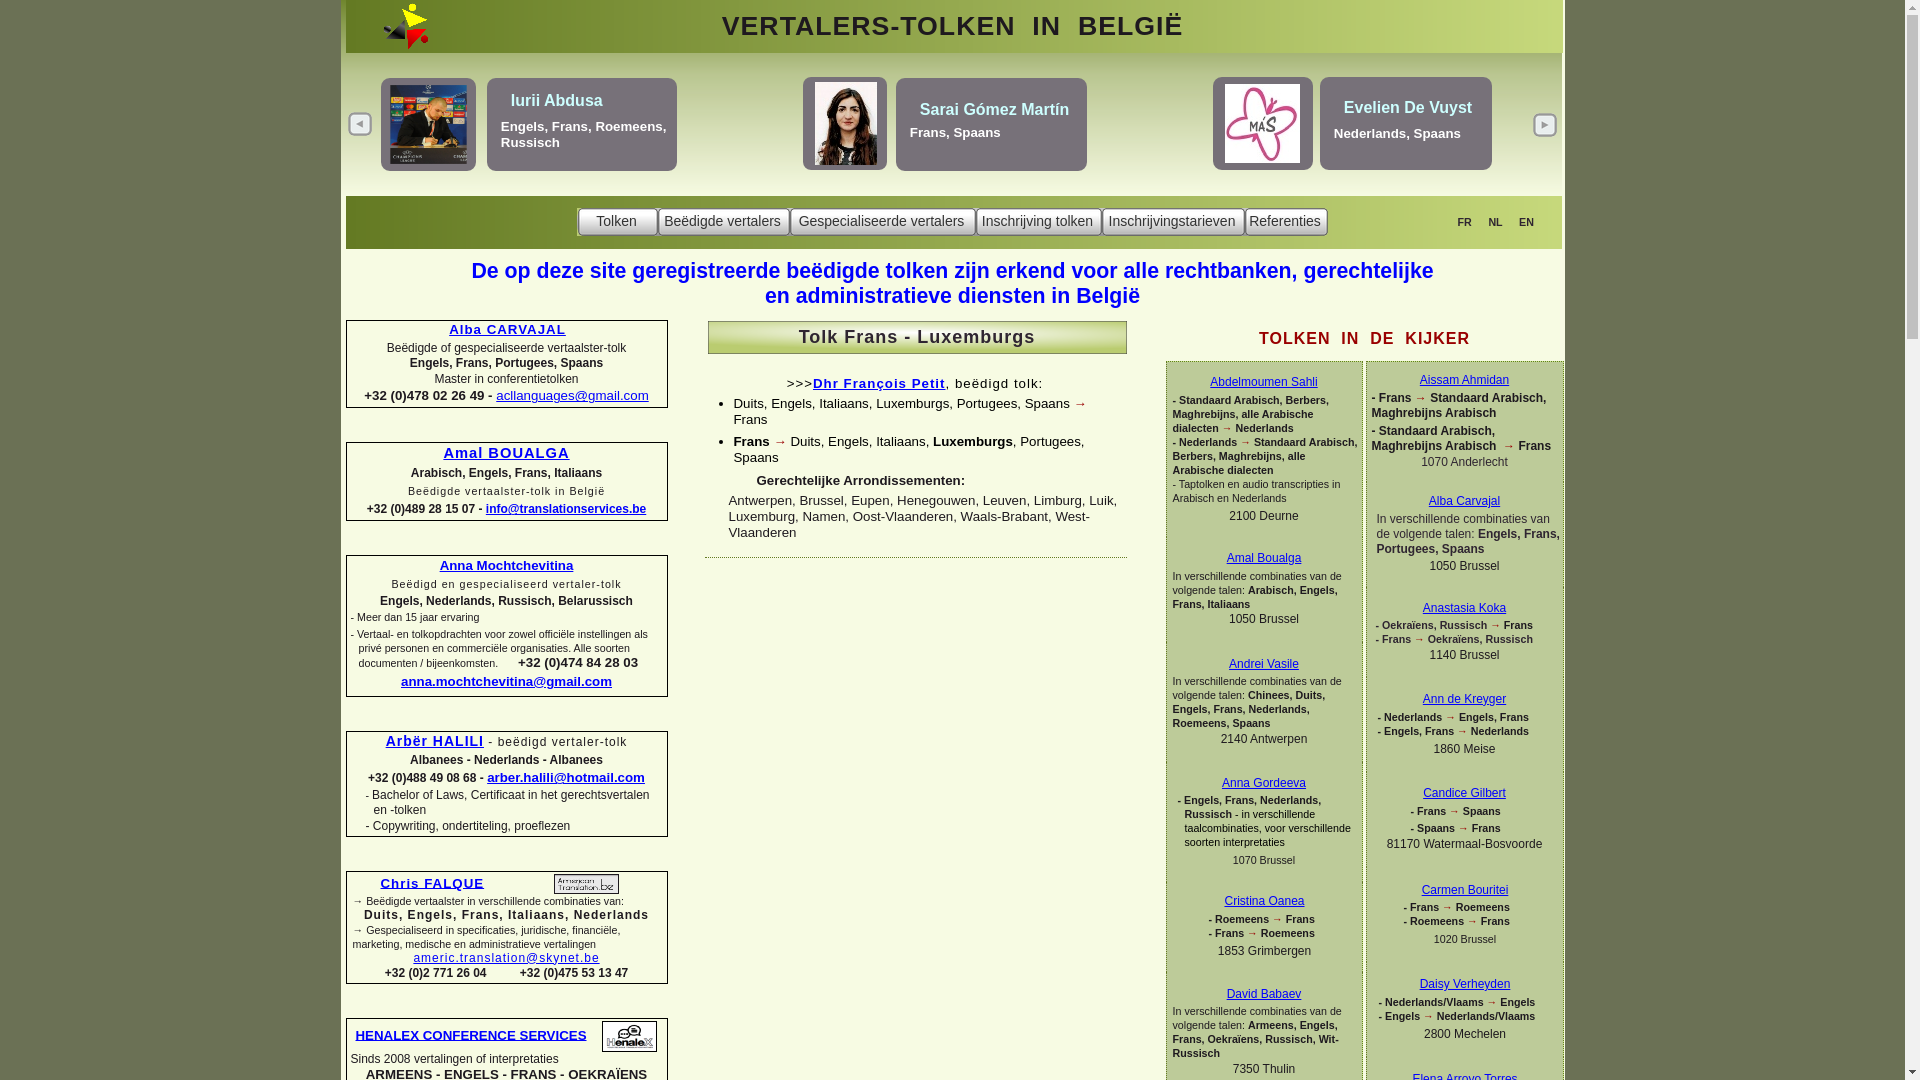  What do you see at coordinates (1262, 901) in the screenshot?
I see `'Cristina Oanea'` at bounding box center [1262, 901].